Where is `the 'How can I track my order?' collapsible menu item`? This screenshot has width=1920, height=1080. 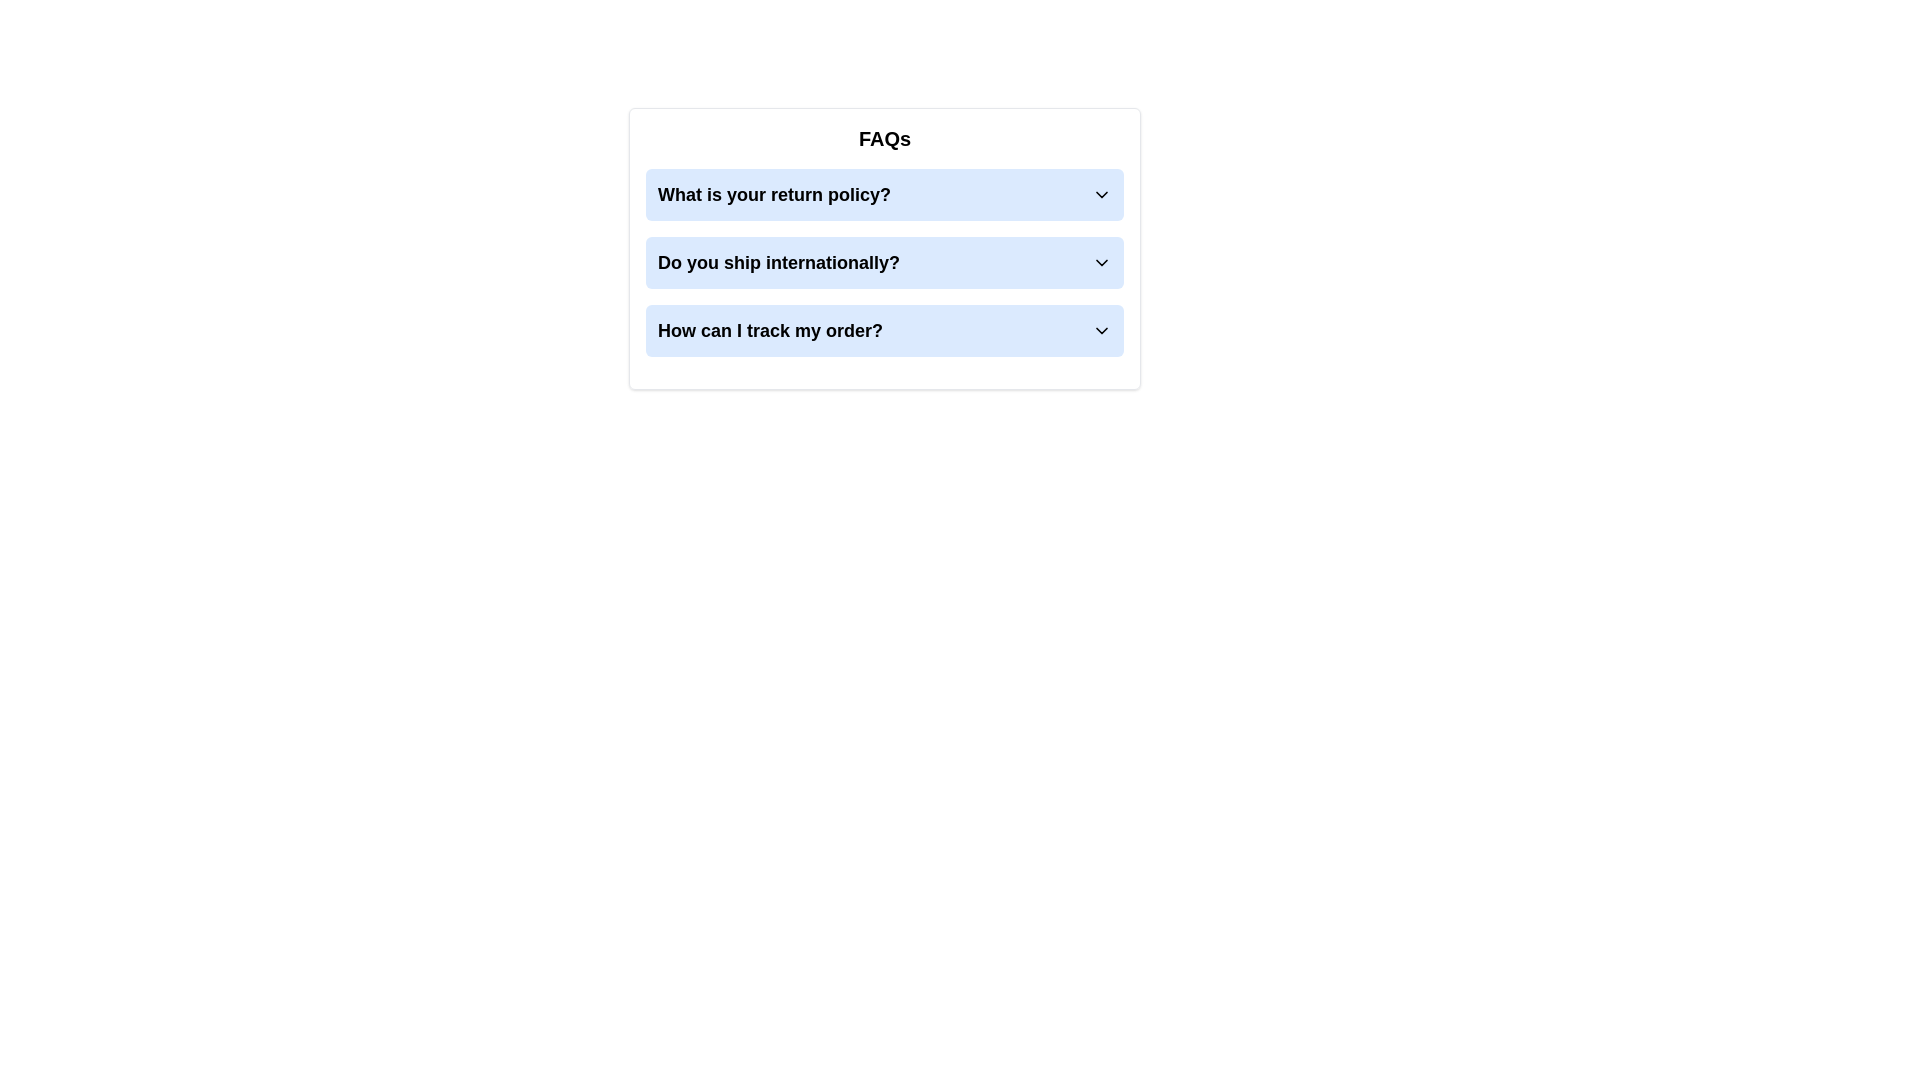
the 'How can I track my order?' collapsible menu item is located at coordinates (883, 330).